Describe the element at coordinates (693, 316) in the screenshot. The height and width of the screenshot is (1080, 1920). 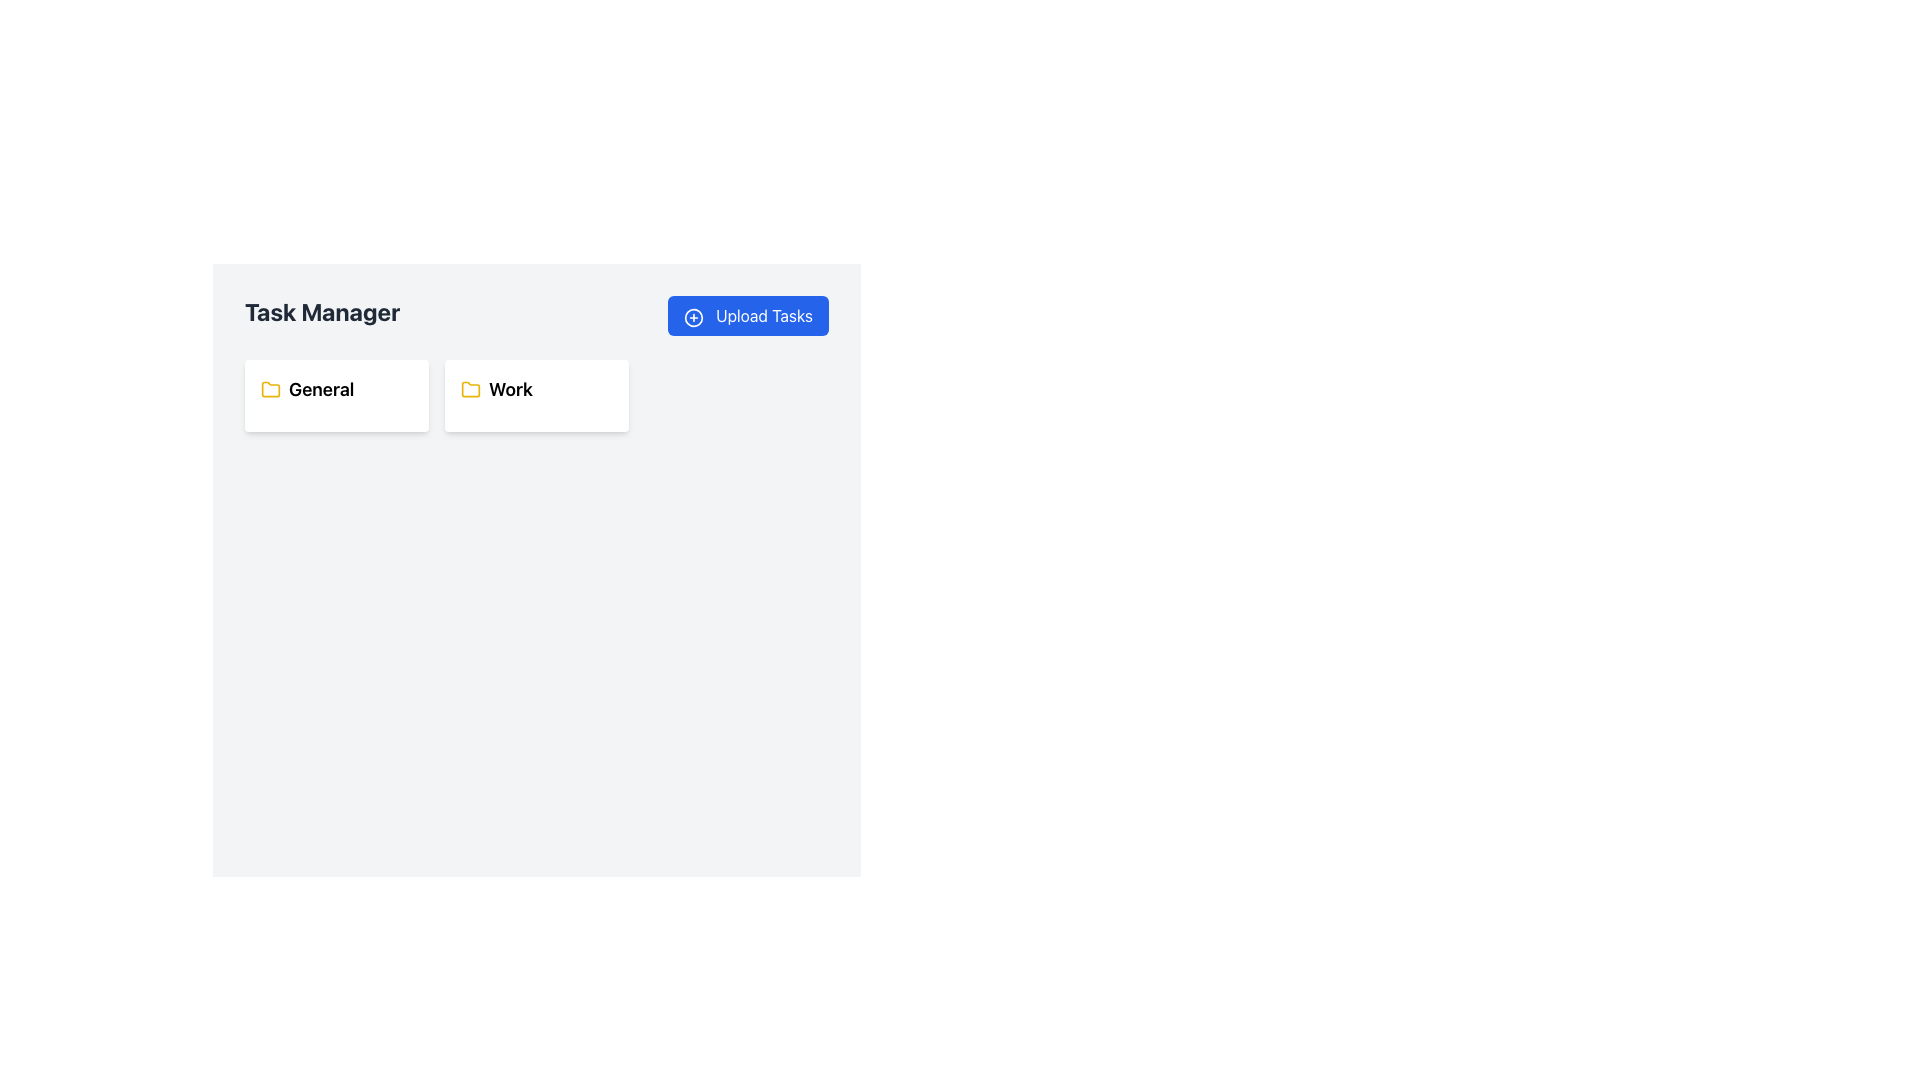
I see `the 'Upload Tasks' icon, which is located to the left of the text label within a blue, rounded rectangle button at the top-right corner of the interface` at that location.